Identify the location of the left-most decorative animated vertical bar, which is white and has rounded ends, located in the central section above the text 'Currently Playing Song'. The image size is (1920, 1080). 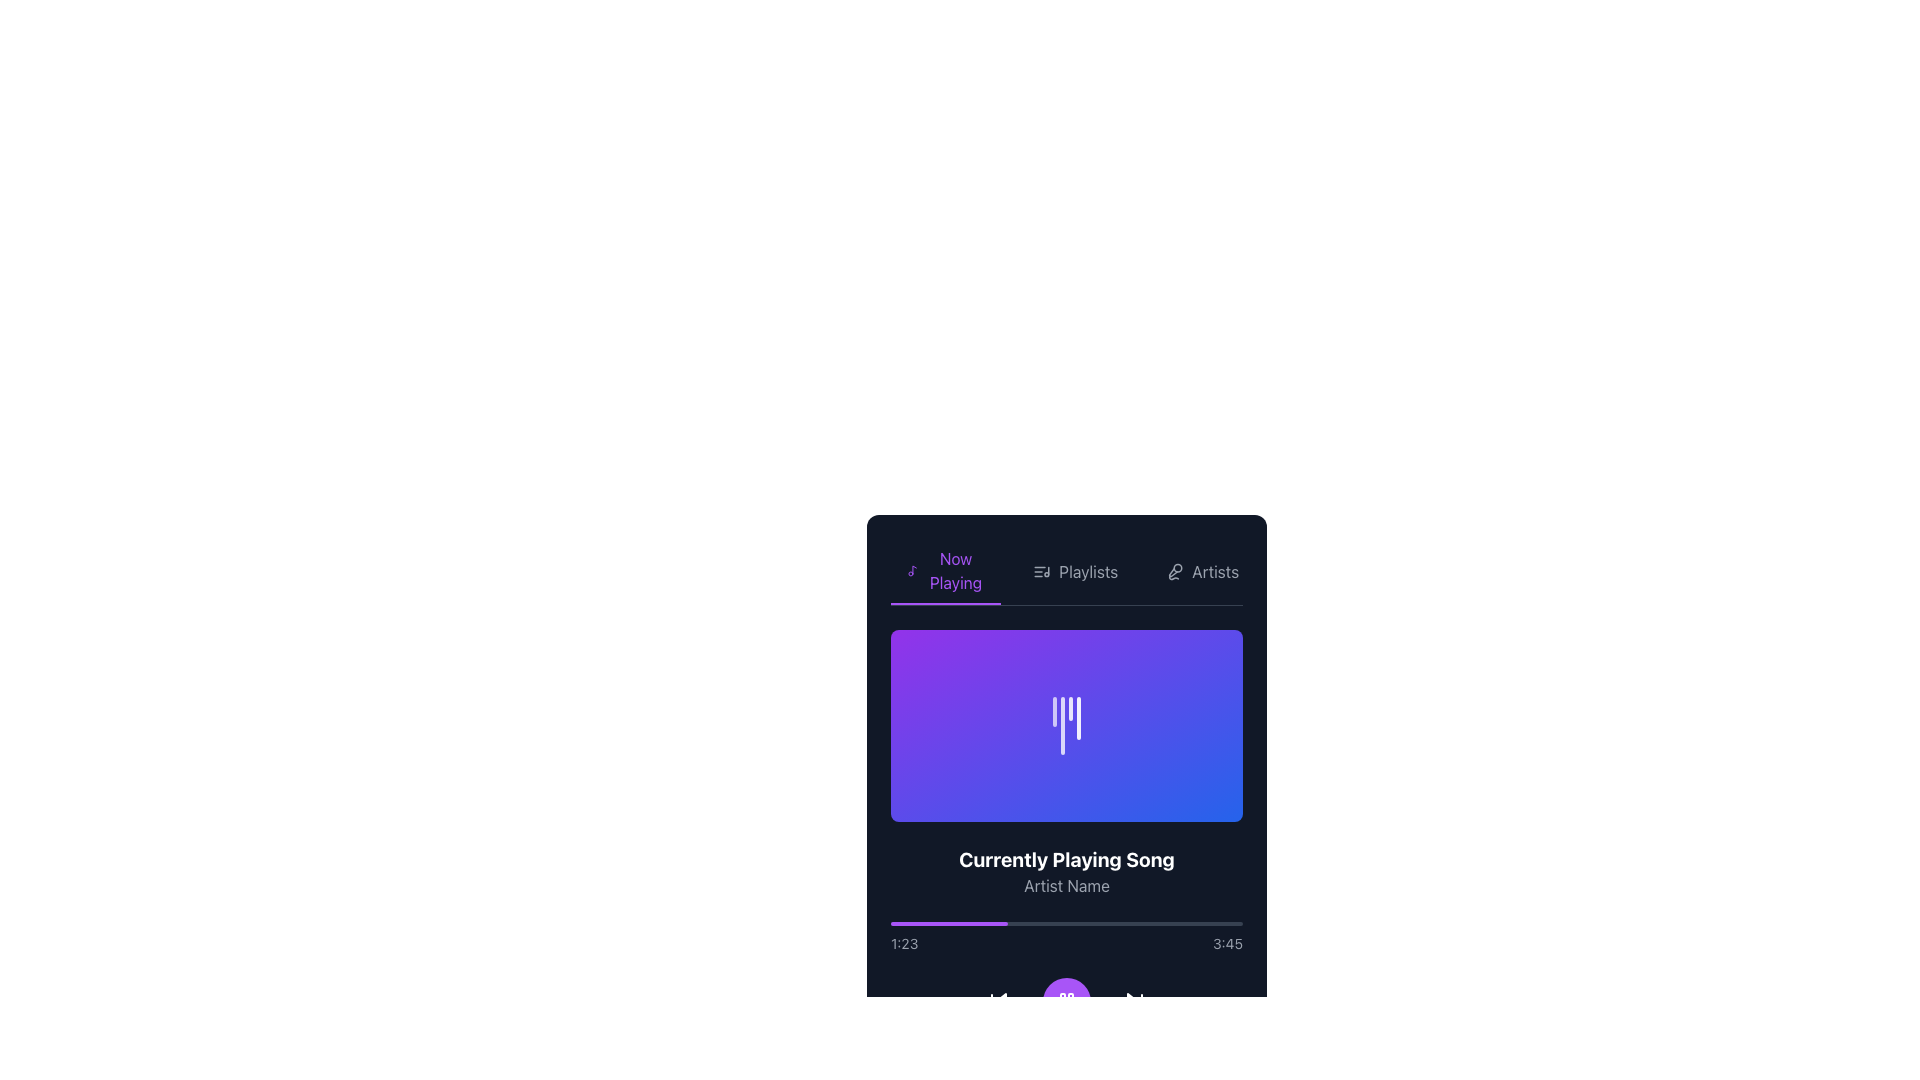
(1054, 709).